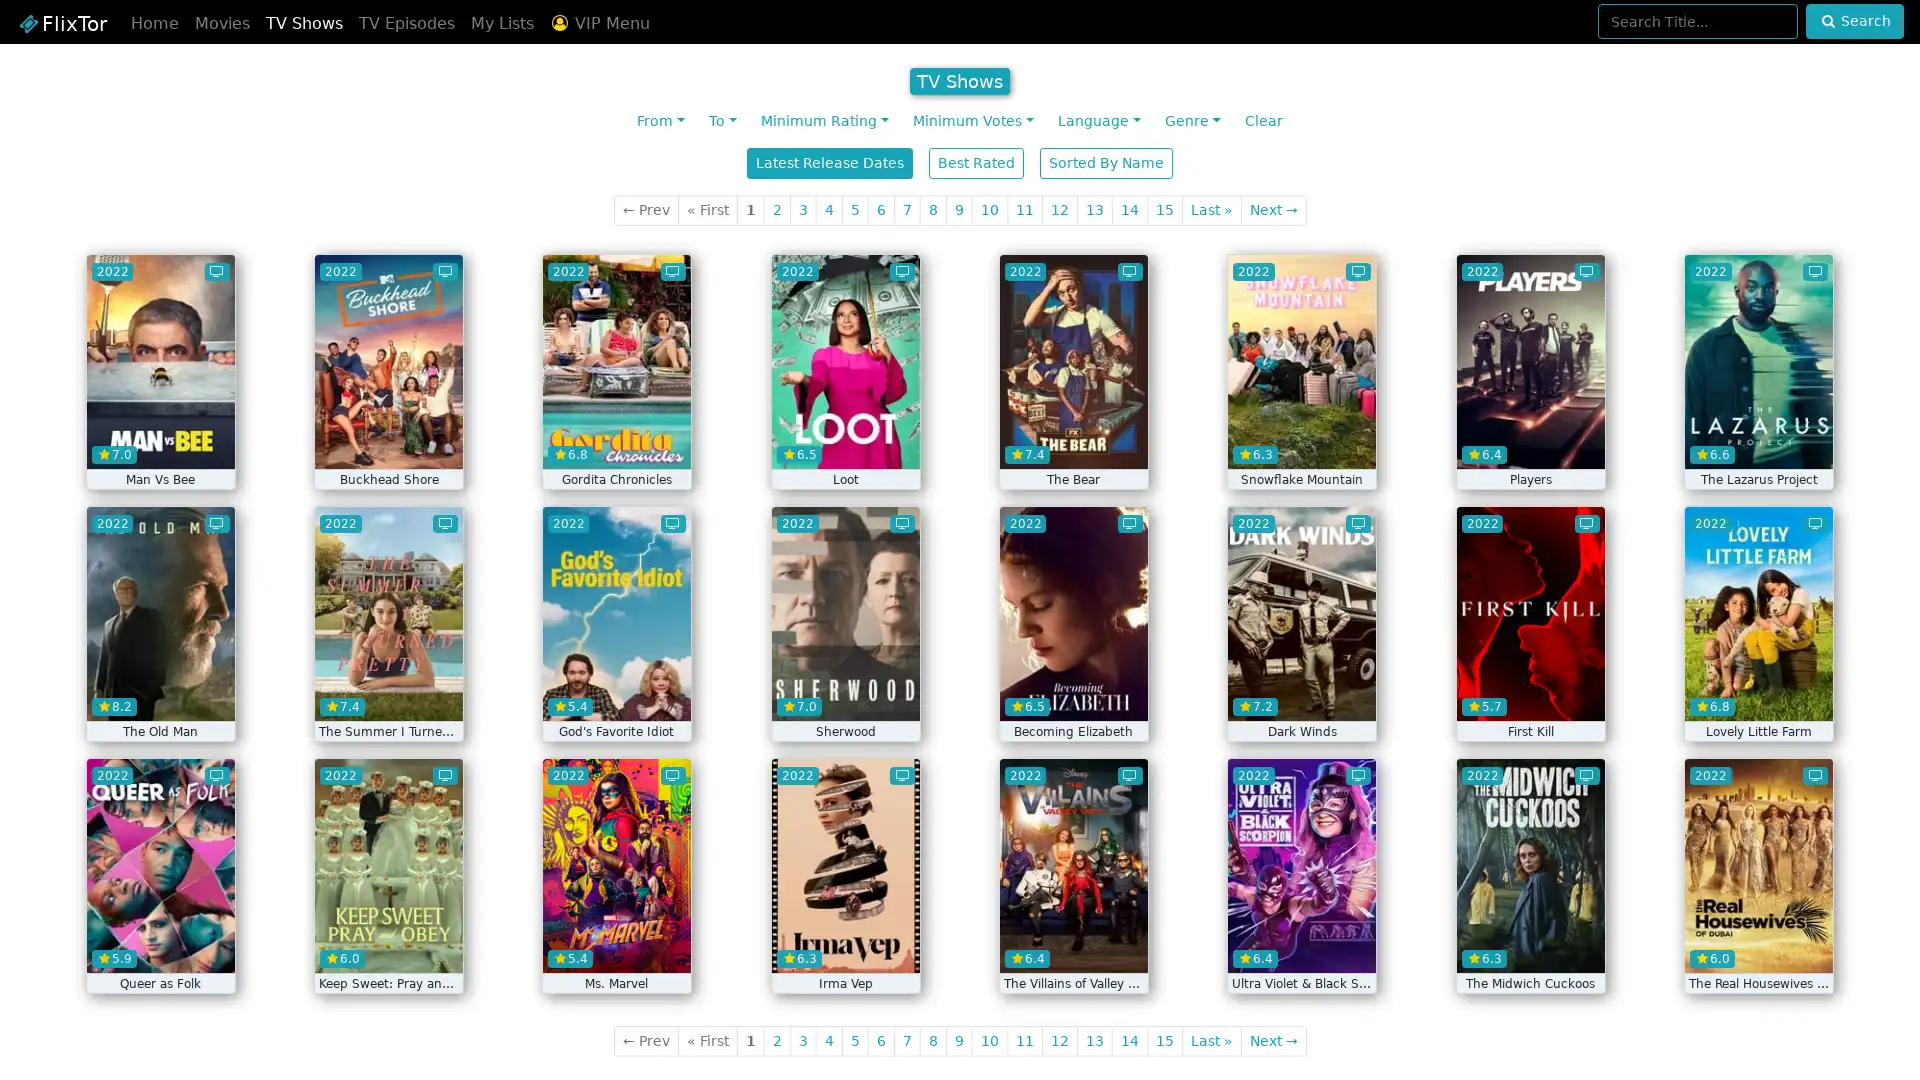 The width and height of the screenshot is (1920, 1080). Describe the element at coordinates (1301, 690) in the screenshot. I see `Watch Now` at that location.